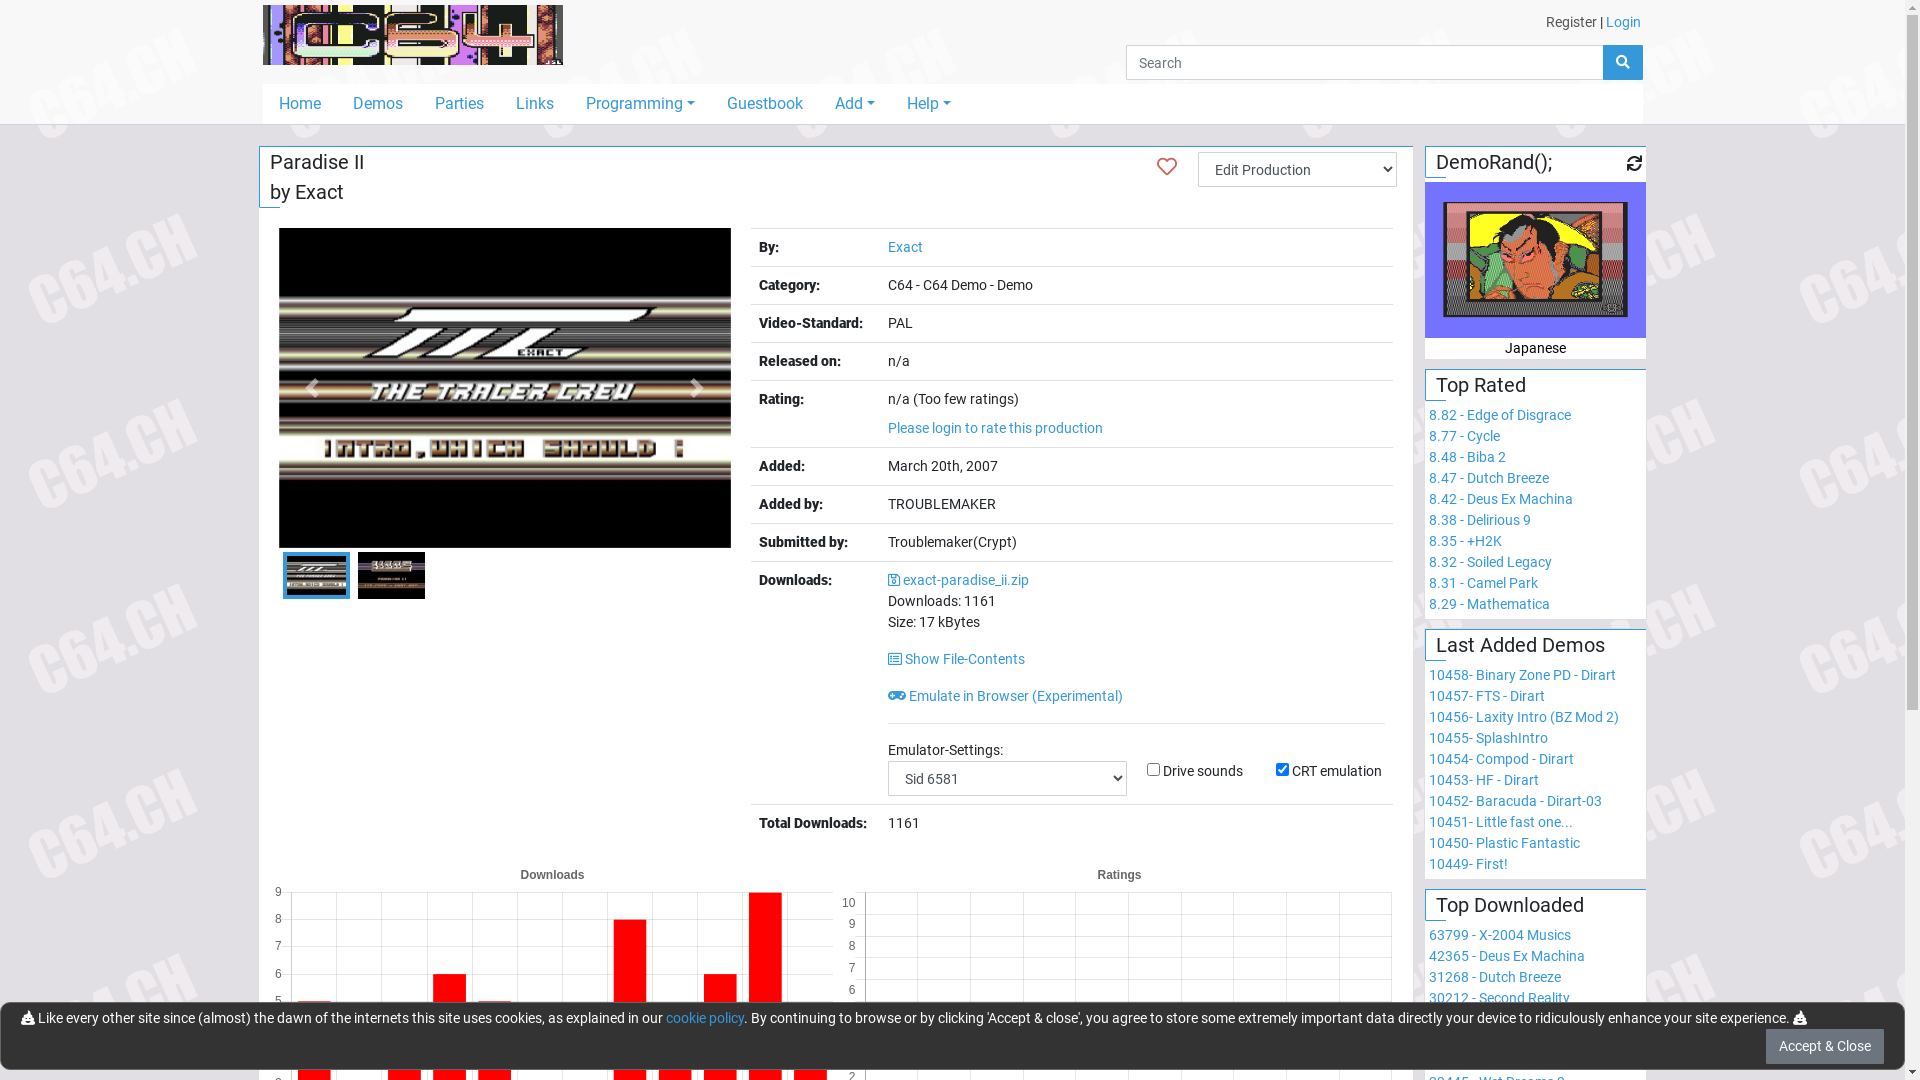  Describe the element at coordinates (1428, 478) in the screenshot. I see `'8.47 - Dutch Breeze'` at that location.